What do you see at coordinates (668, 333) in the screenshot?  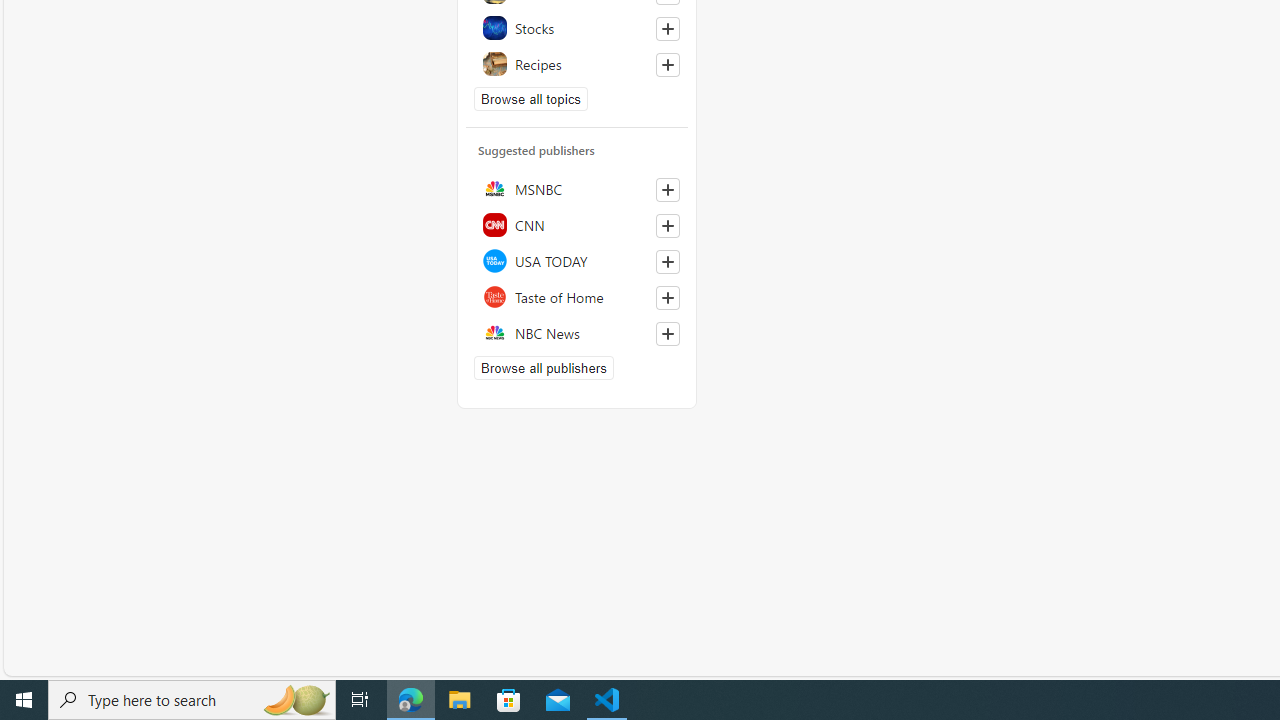 I see `'Follow this source'` at bounding box center [668, 333].